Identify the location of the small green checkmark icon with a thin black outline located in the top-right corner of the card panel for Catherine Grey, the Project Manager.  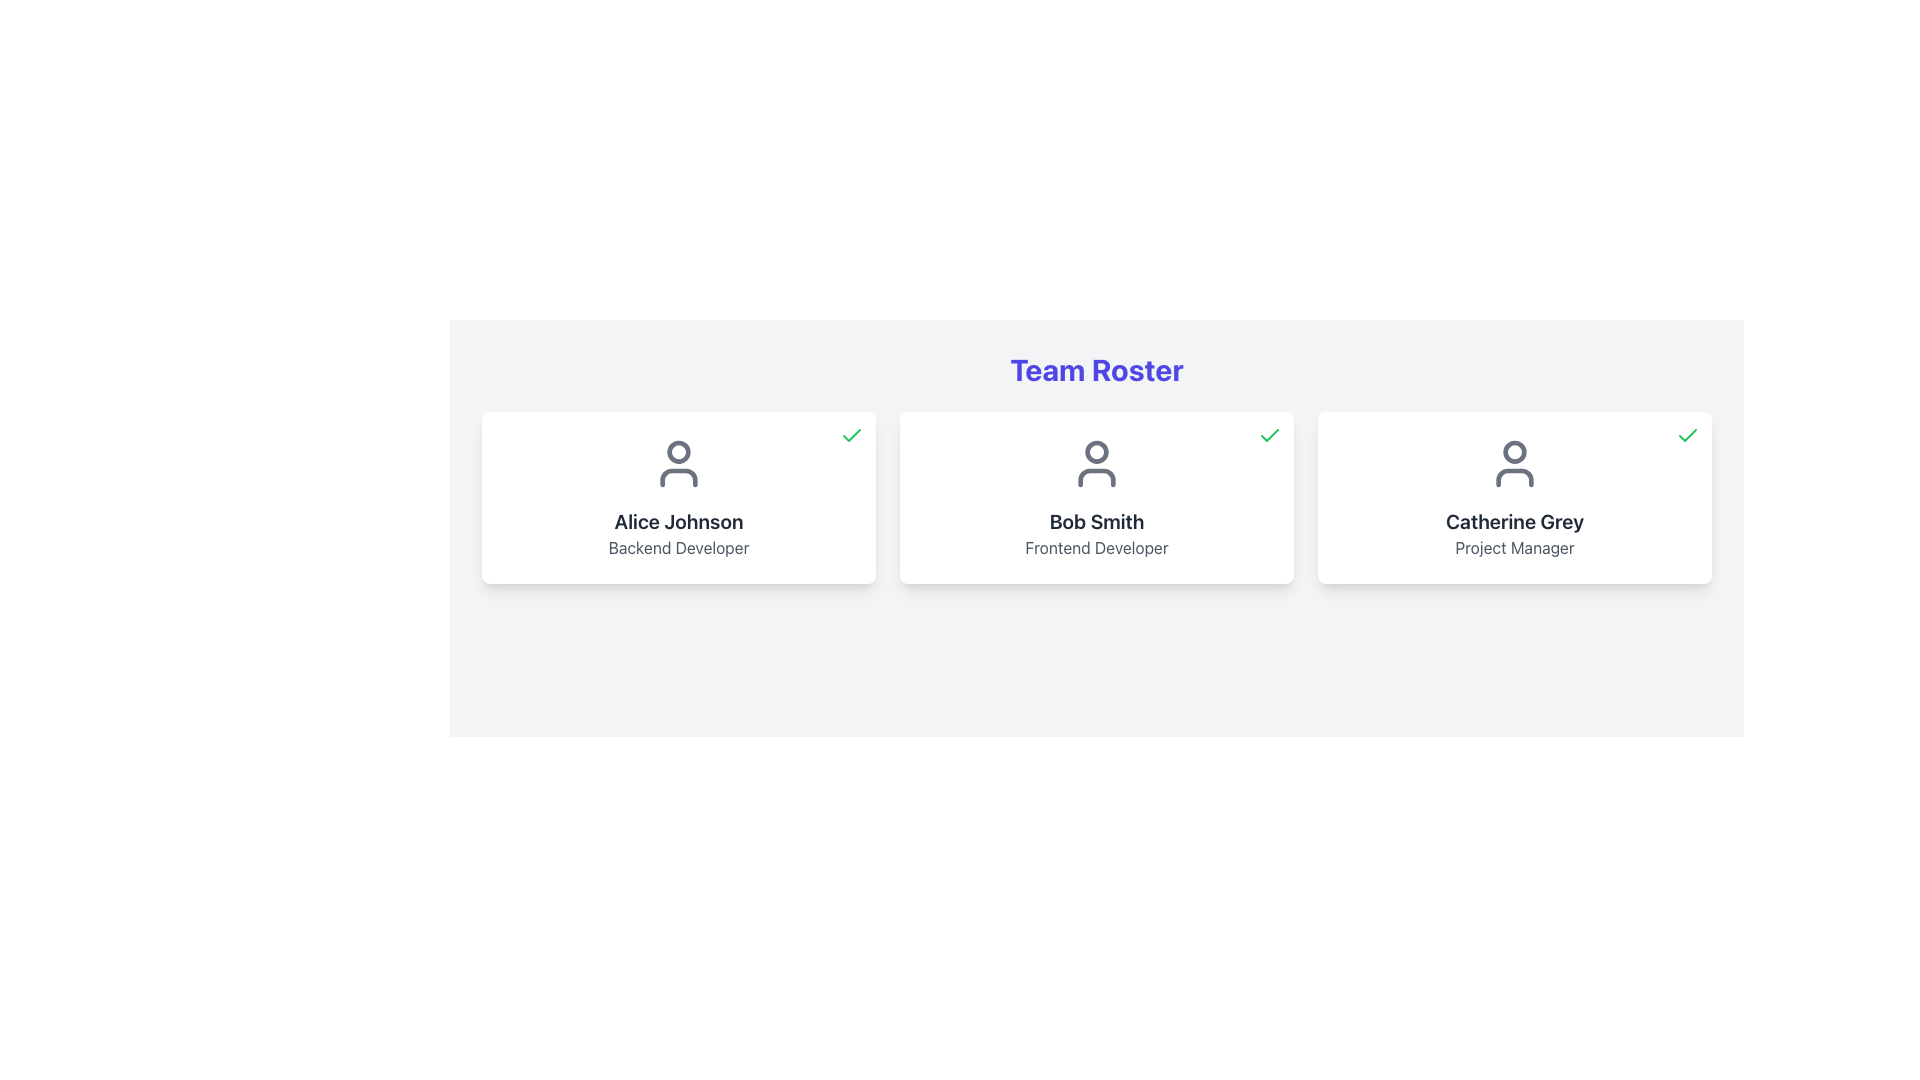
(1687, 434).